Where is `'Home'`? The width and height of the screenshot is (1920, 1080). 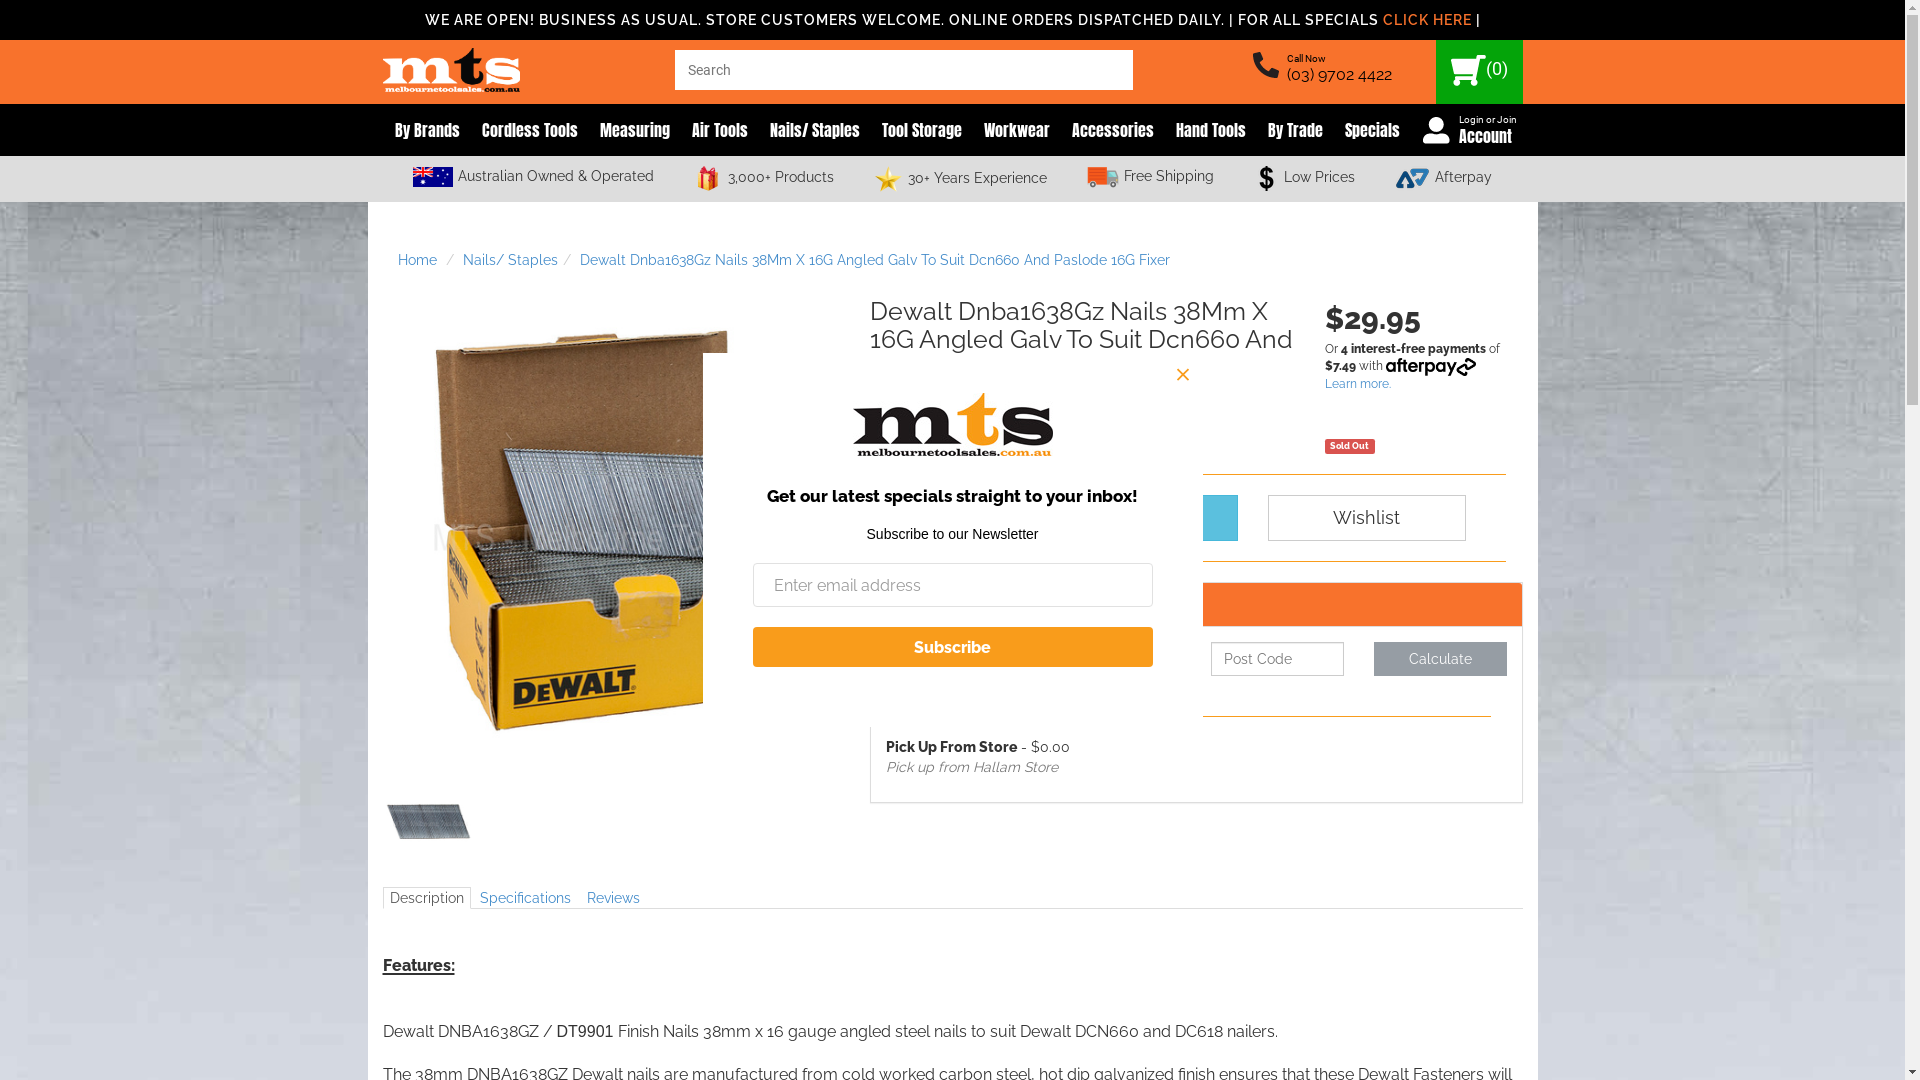 'Home' is located at coordinates (416, 258).